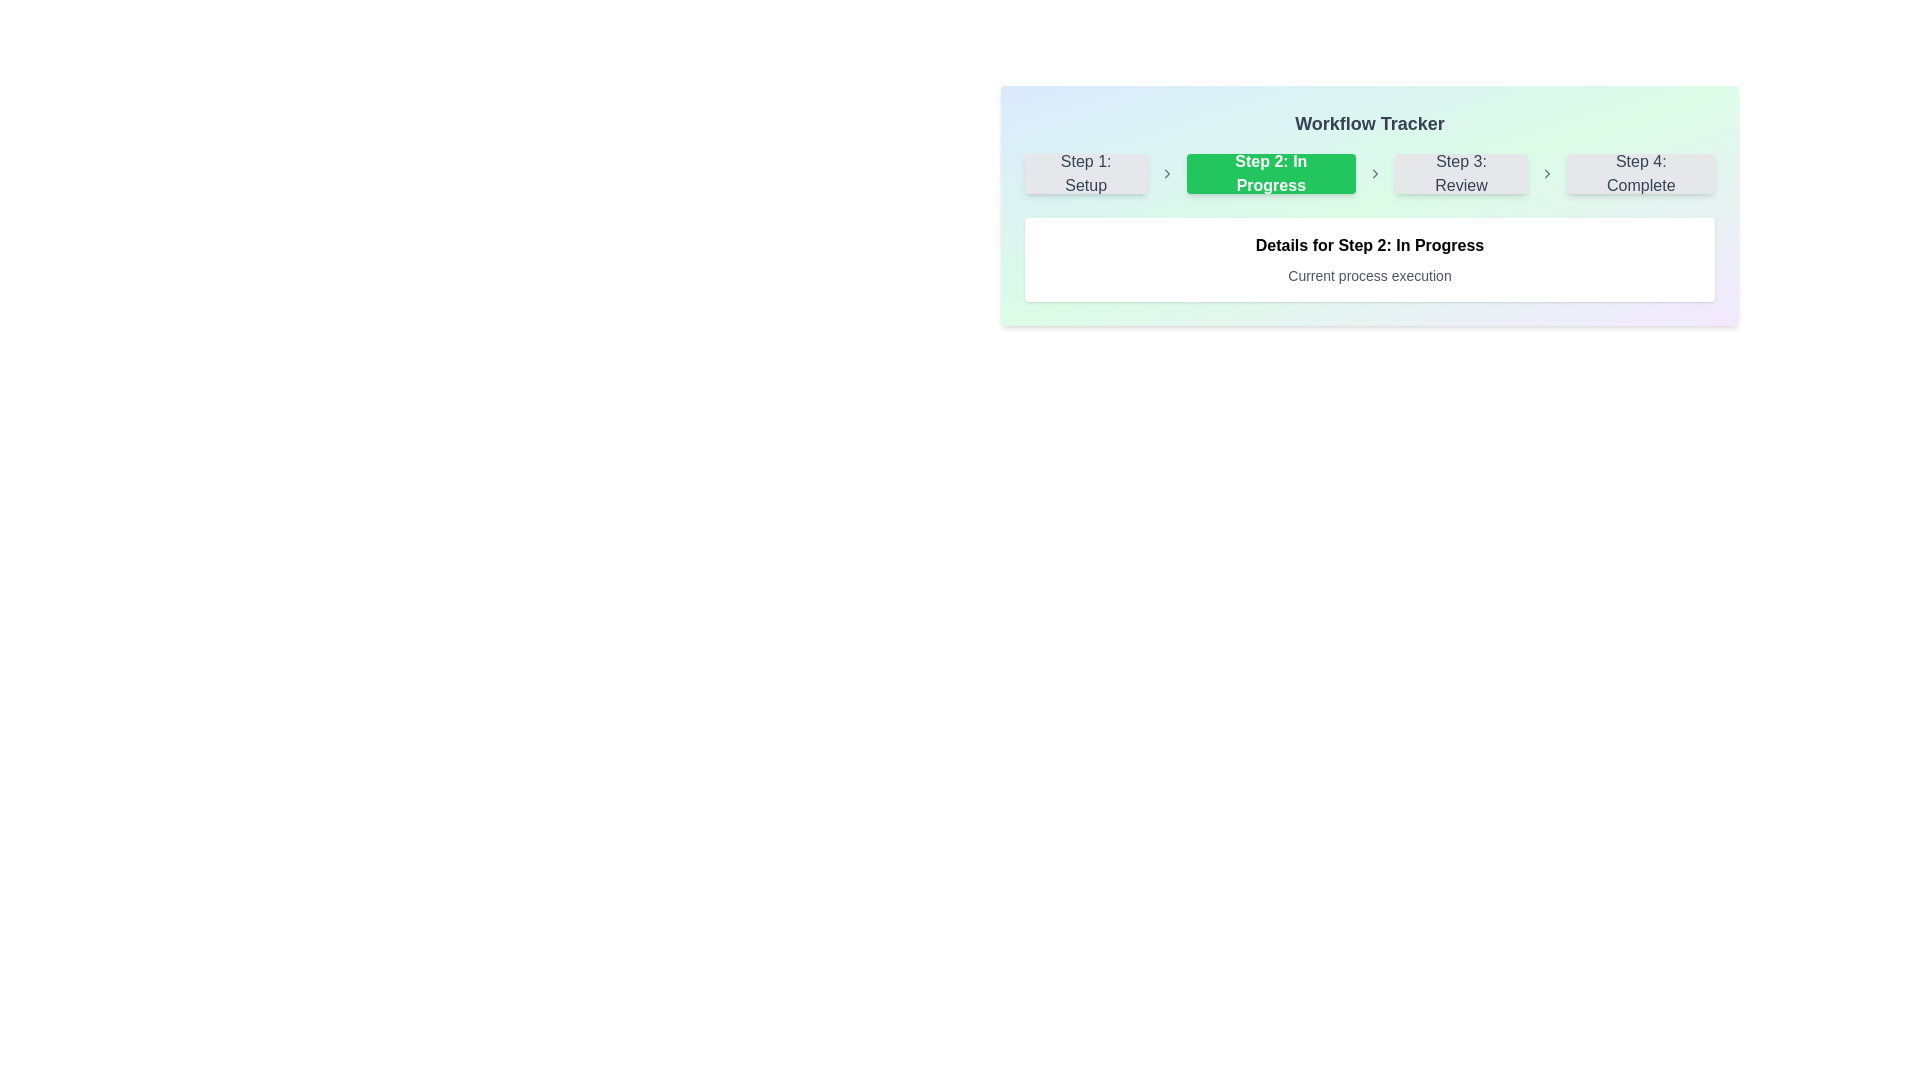  What do you see at coordinates (1641, 172) in the screenshot?
I see `the 'Step 4: Complete' button, which is a rounded button with a light gray background and darker text, located at the far right of the progress tracker bar` at bounding box center [1641, 172].